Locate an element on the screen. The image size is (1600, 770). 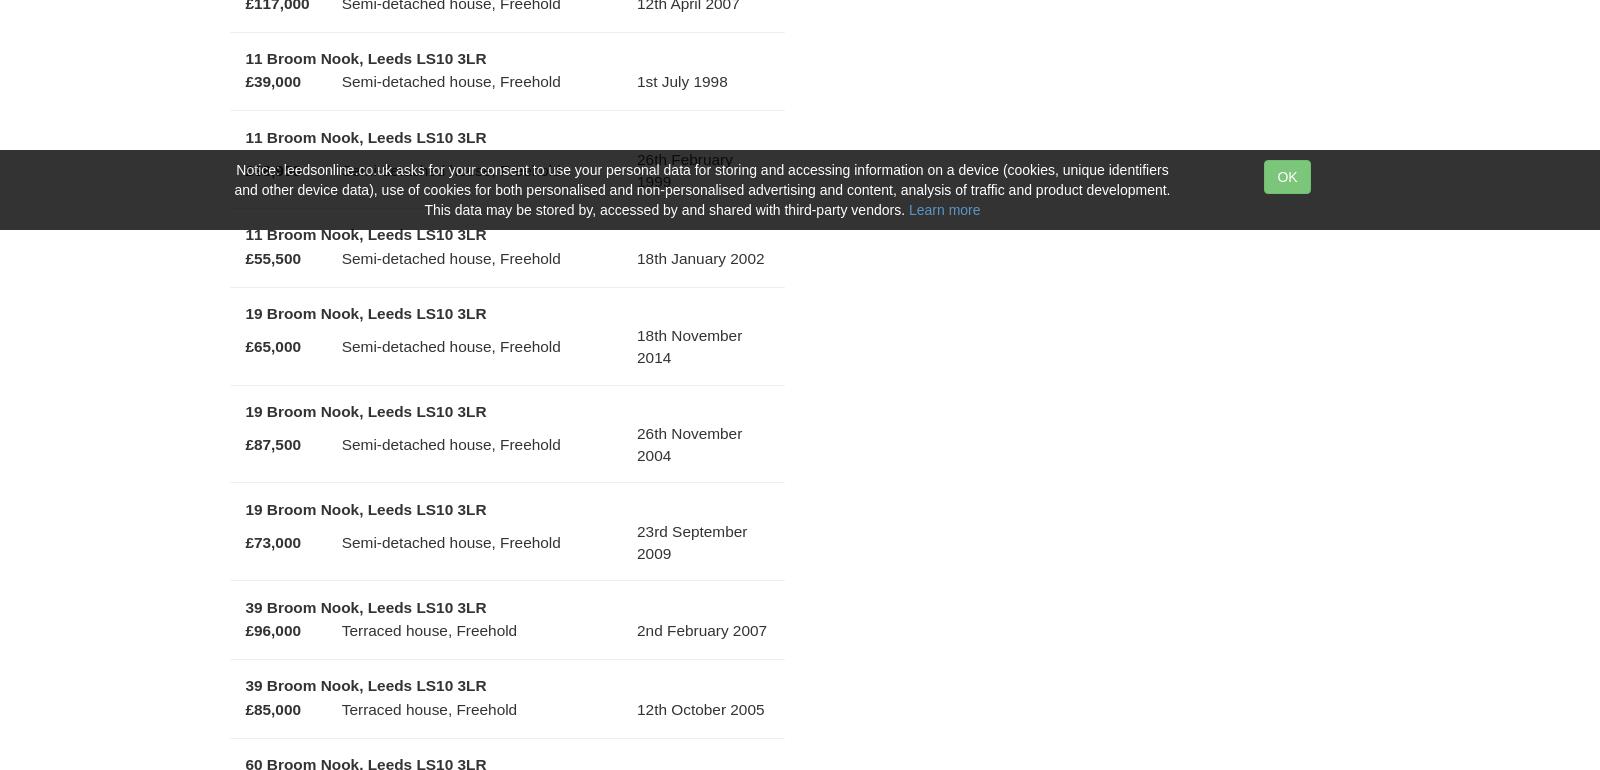
'18th January 2002' is located at coordinates (700, 256).